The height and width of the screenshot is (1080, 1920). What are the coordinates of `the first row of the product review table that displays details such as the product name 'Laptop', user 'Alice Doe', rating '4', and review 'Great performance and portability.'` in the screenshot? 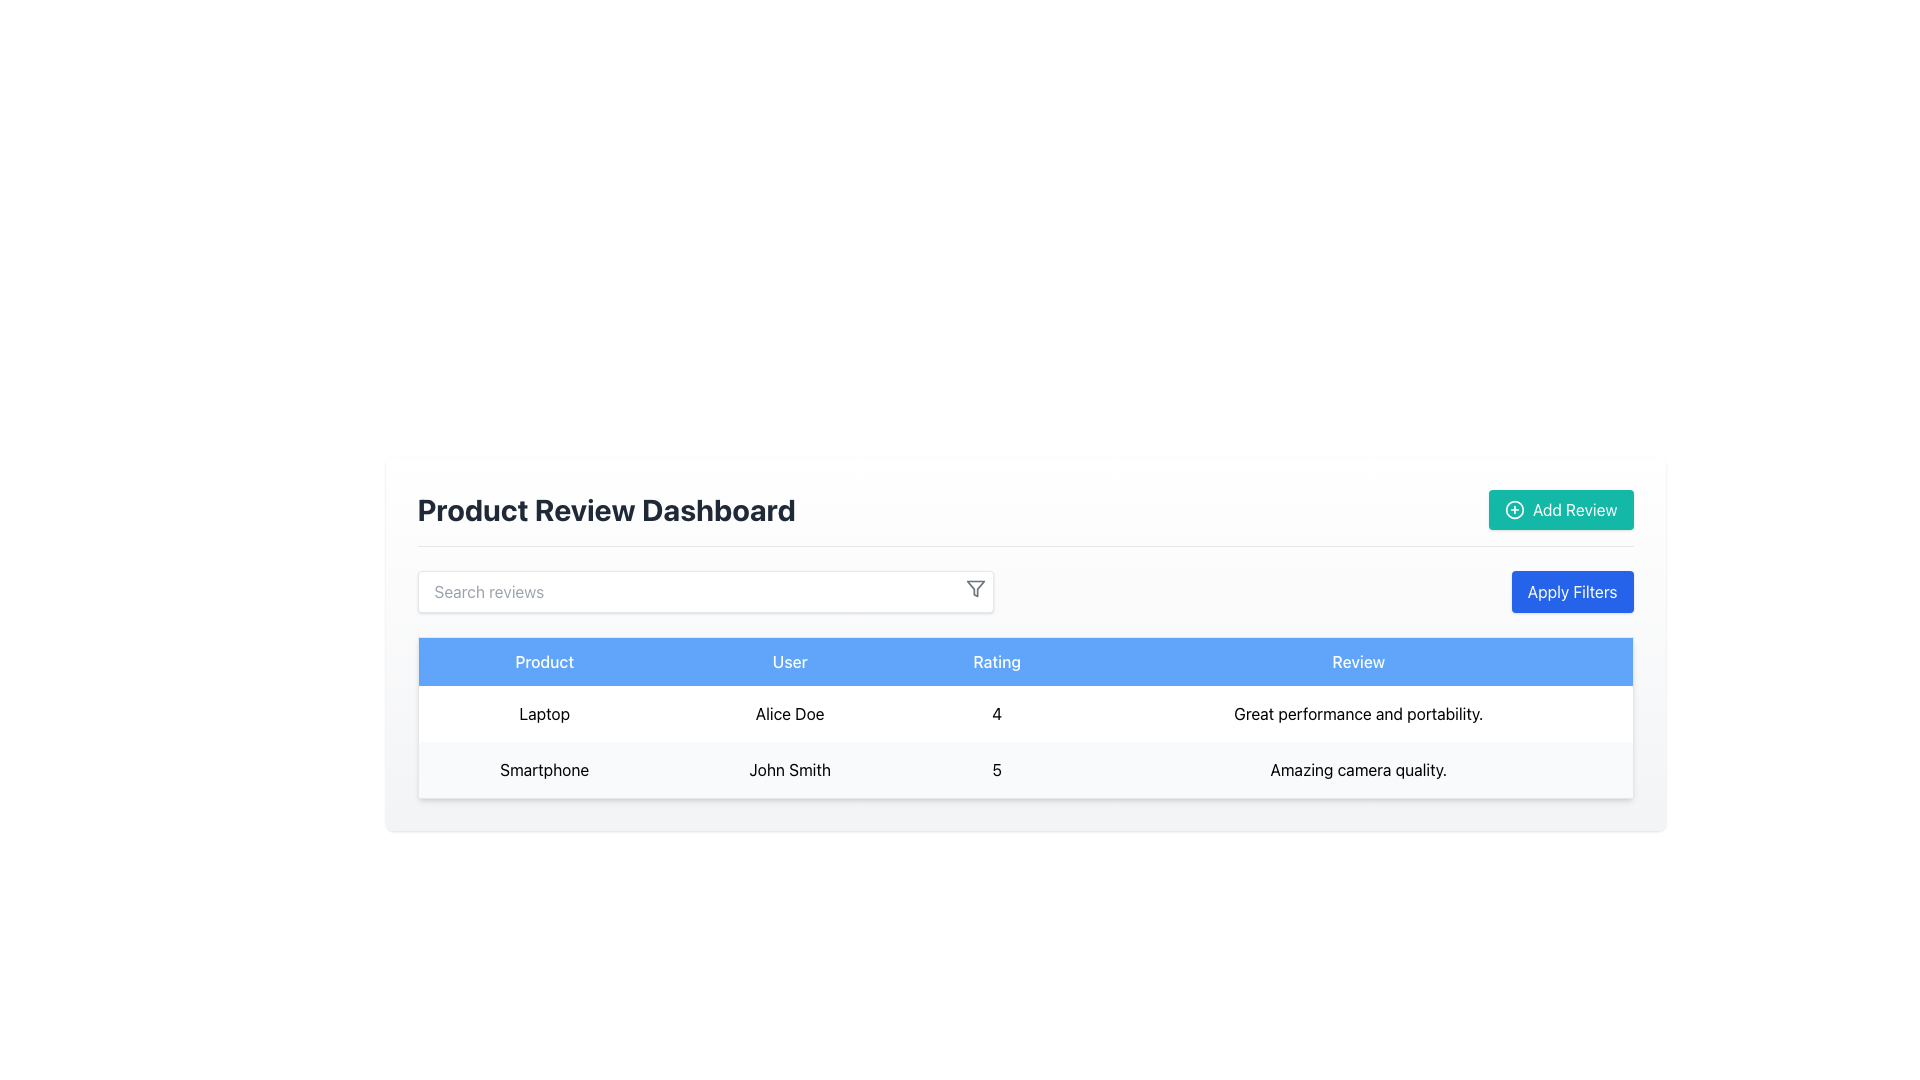 It's located at (1025, 712).